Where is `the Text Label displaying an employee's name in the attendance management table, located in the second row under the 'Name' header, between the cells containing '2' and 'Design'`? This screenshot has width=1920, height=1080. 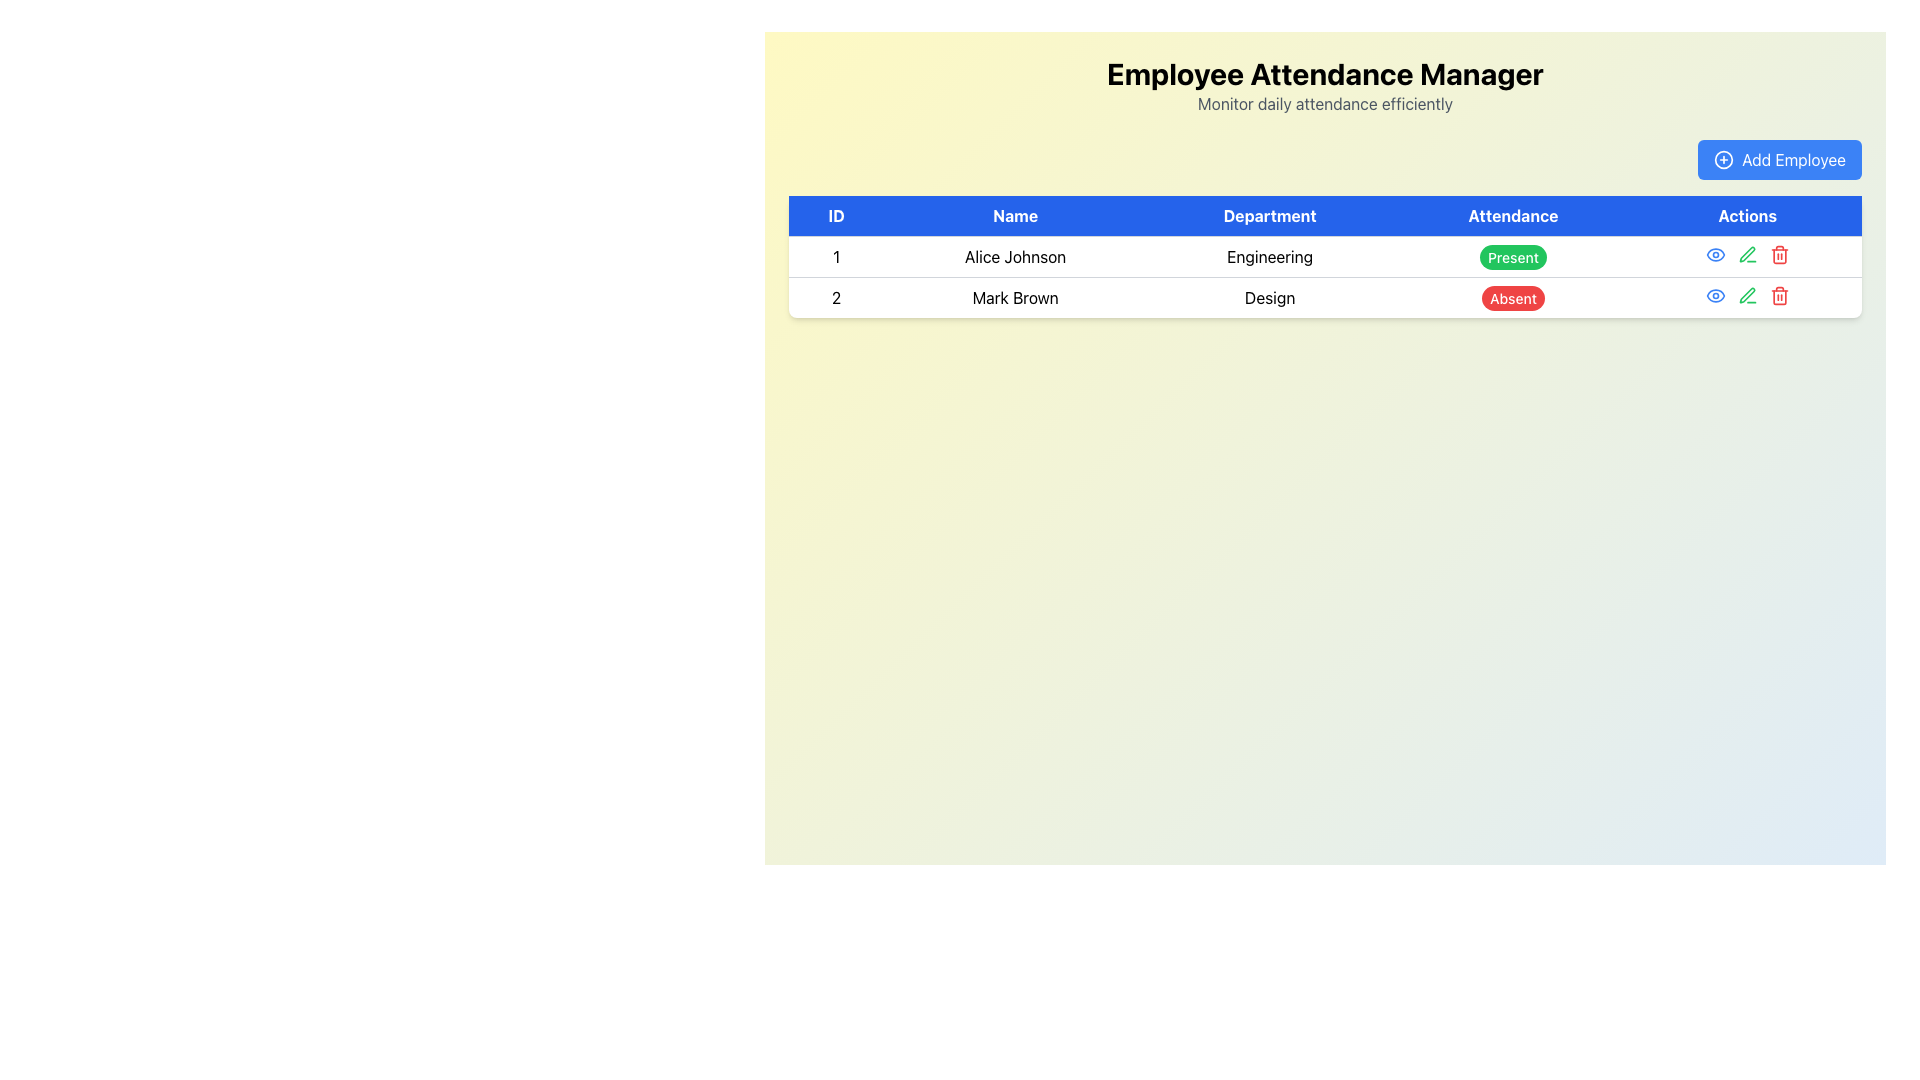 the Text Label displaying an employee's name in the attendance management table, located in the second row under the 'Name' header, between the cells containing '2' and 'Design' is located at coordinates (1015, 297).